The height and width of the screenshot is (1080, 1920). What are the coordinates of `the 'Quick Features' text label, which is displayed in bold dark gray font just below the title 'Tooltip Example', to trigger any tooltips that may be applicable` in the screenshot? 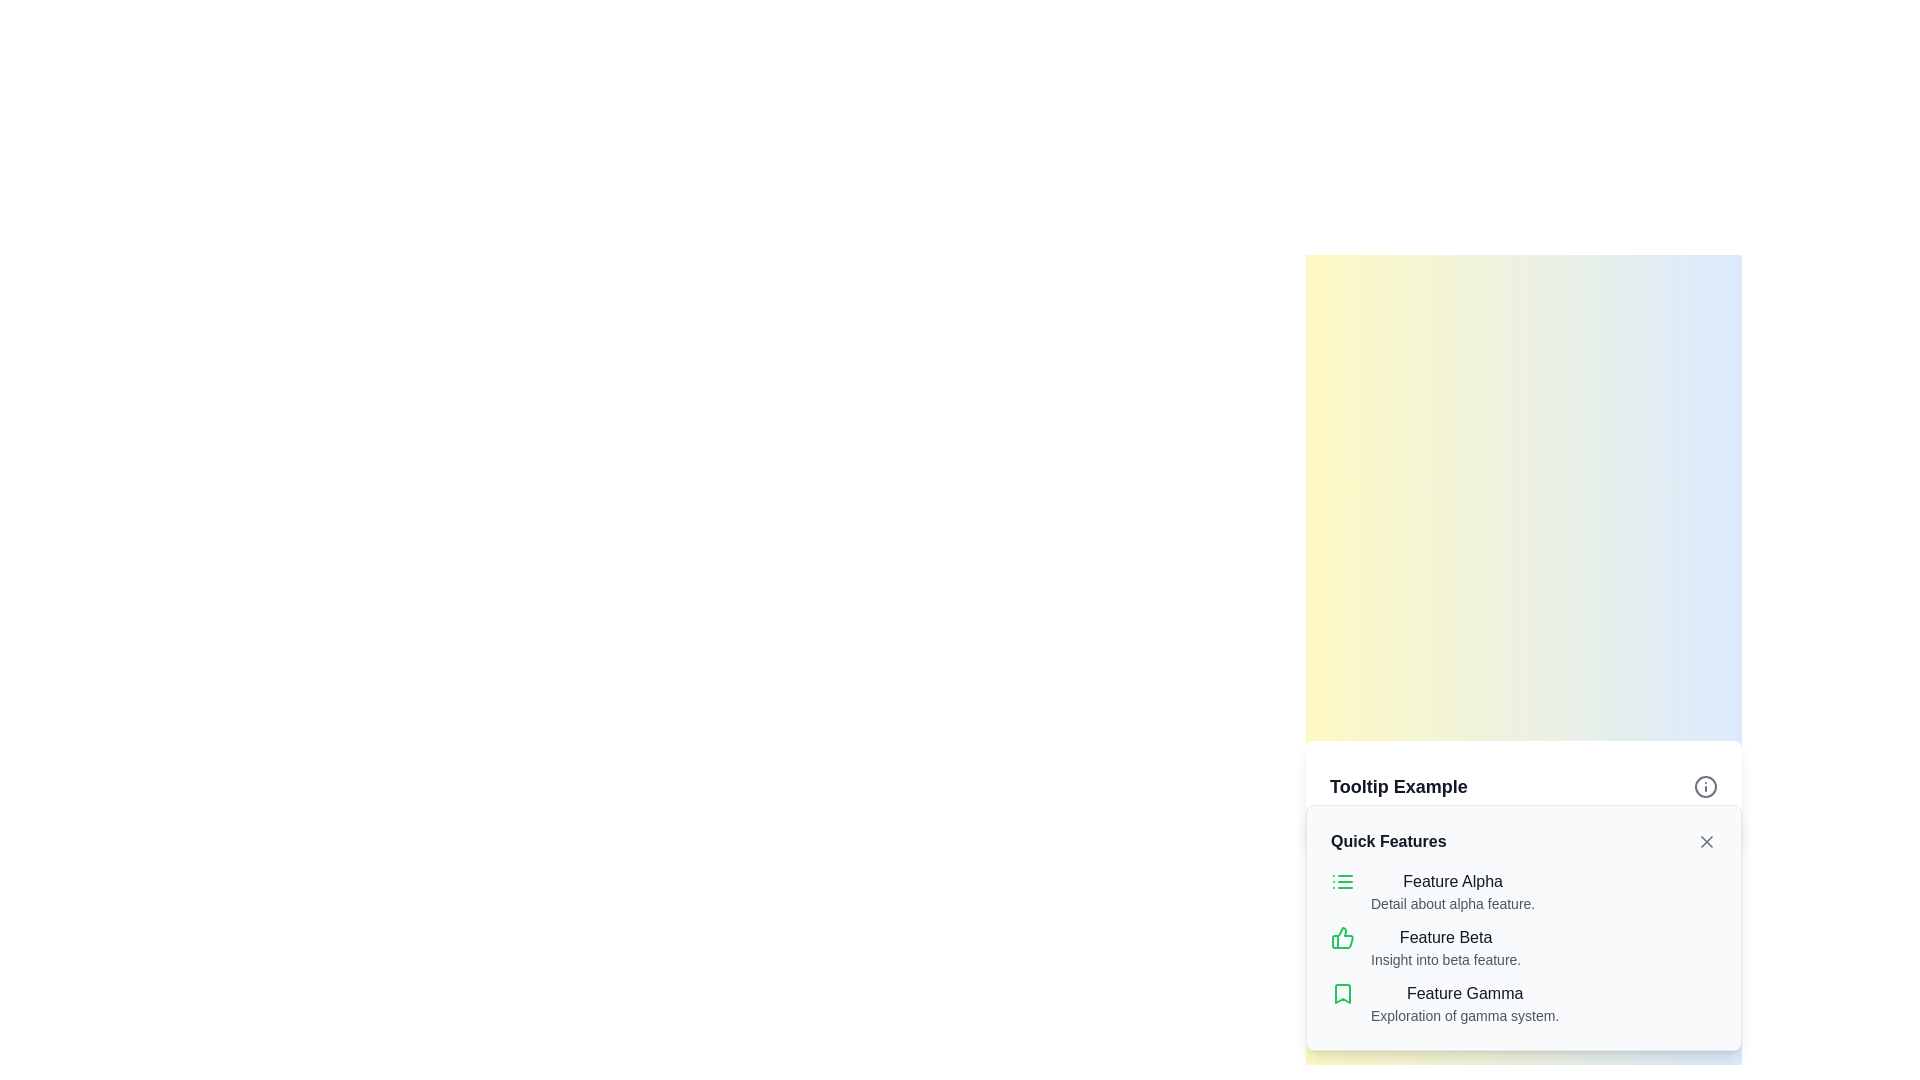 It's located at (1387, 841).